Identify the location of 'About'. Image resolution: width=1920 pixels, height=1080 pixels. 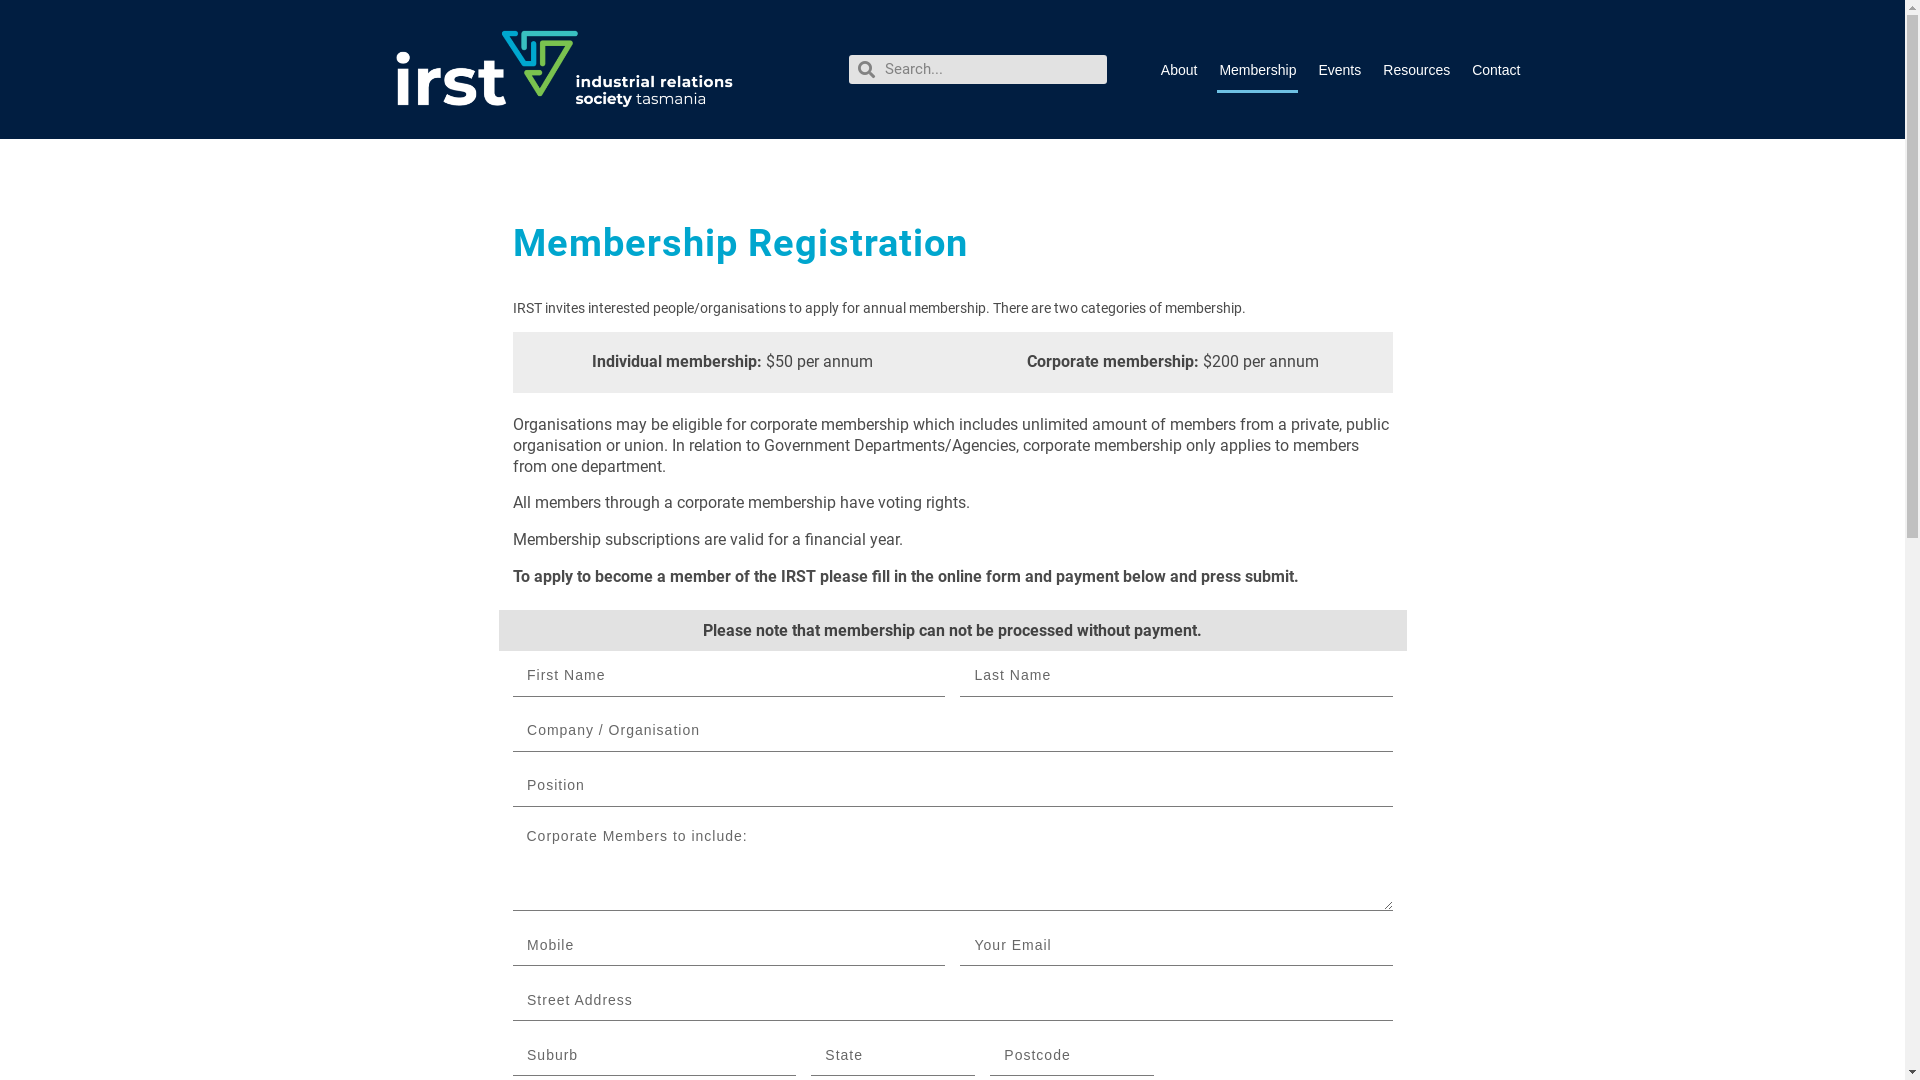
(1158, 68).